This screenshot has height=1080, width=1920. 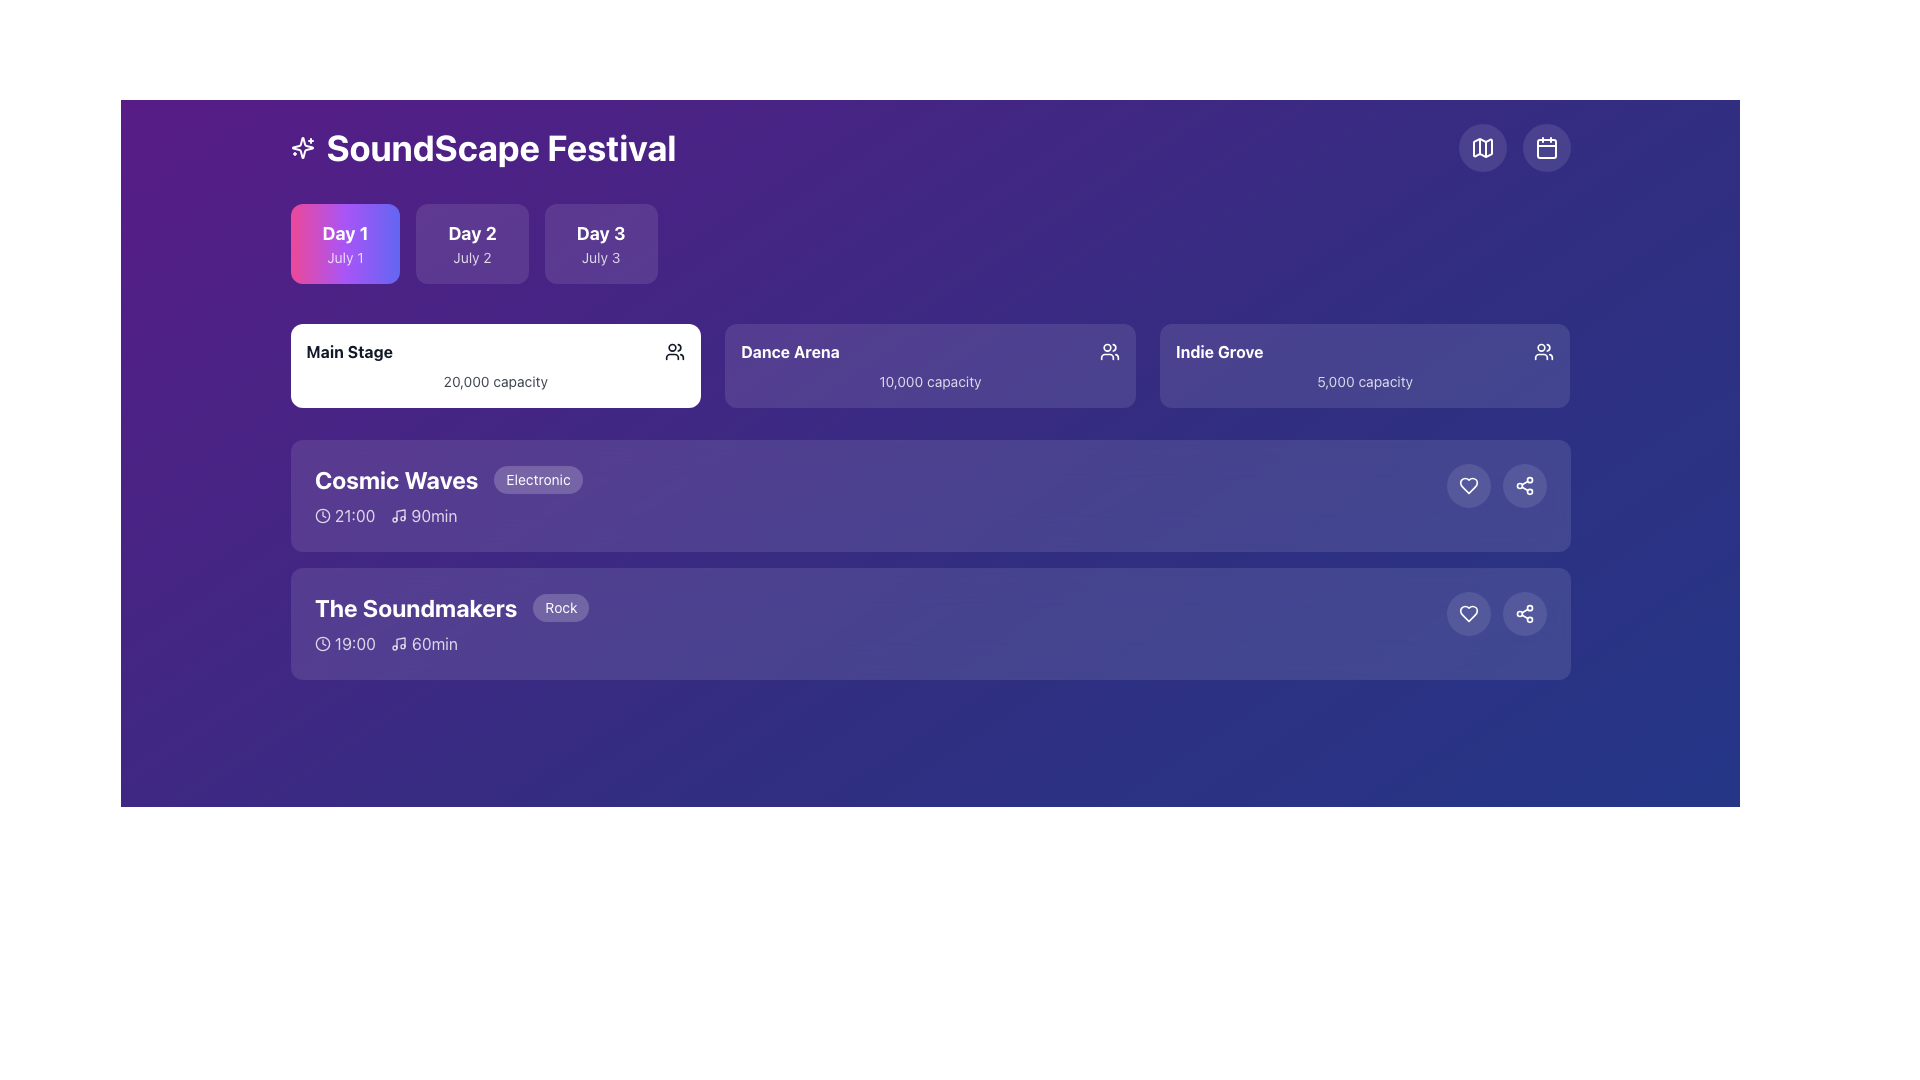 I want to click on the interactive button for selecting the schedule for 'Day 3' (July 3) to change its appearance, so click(x=600, y=242).